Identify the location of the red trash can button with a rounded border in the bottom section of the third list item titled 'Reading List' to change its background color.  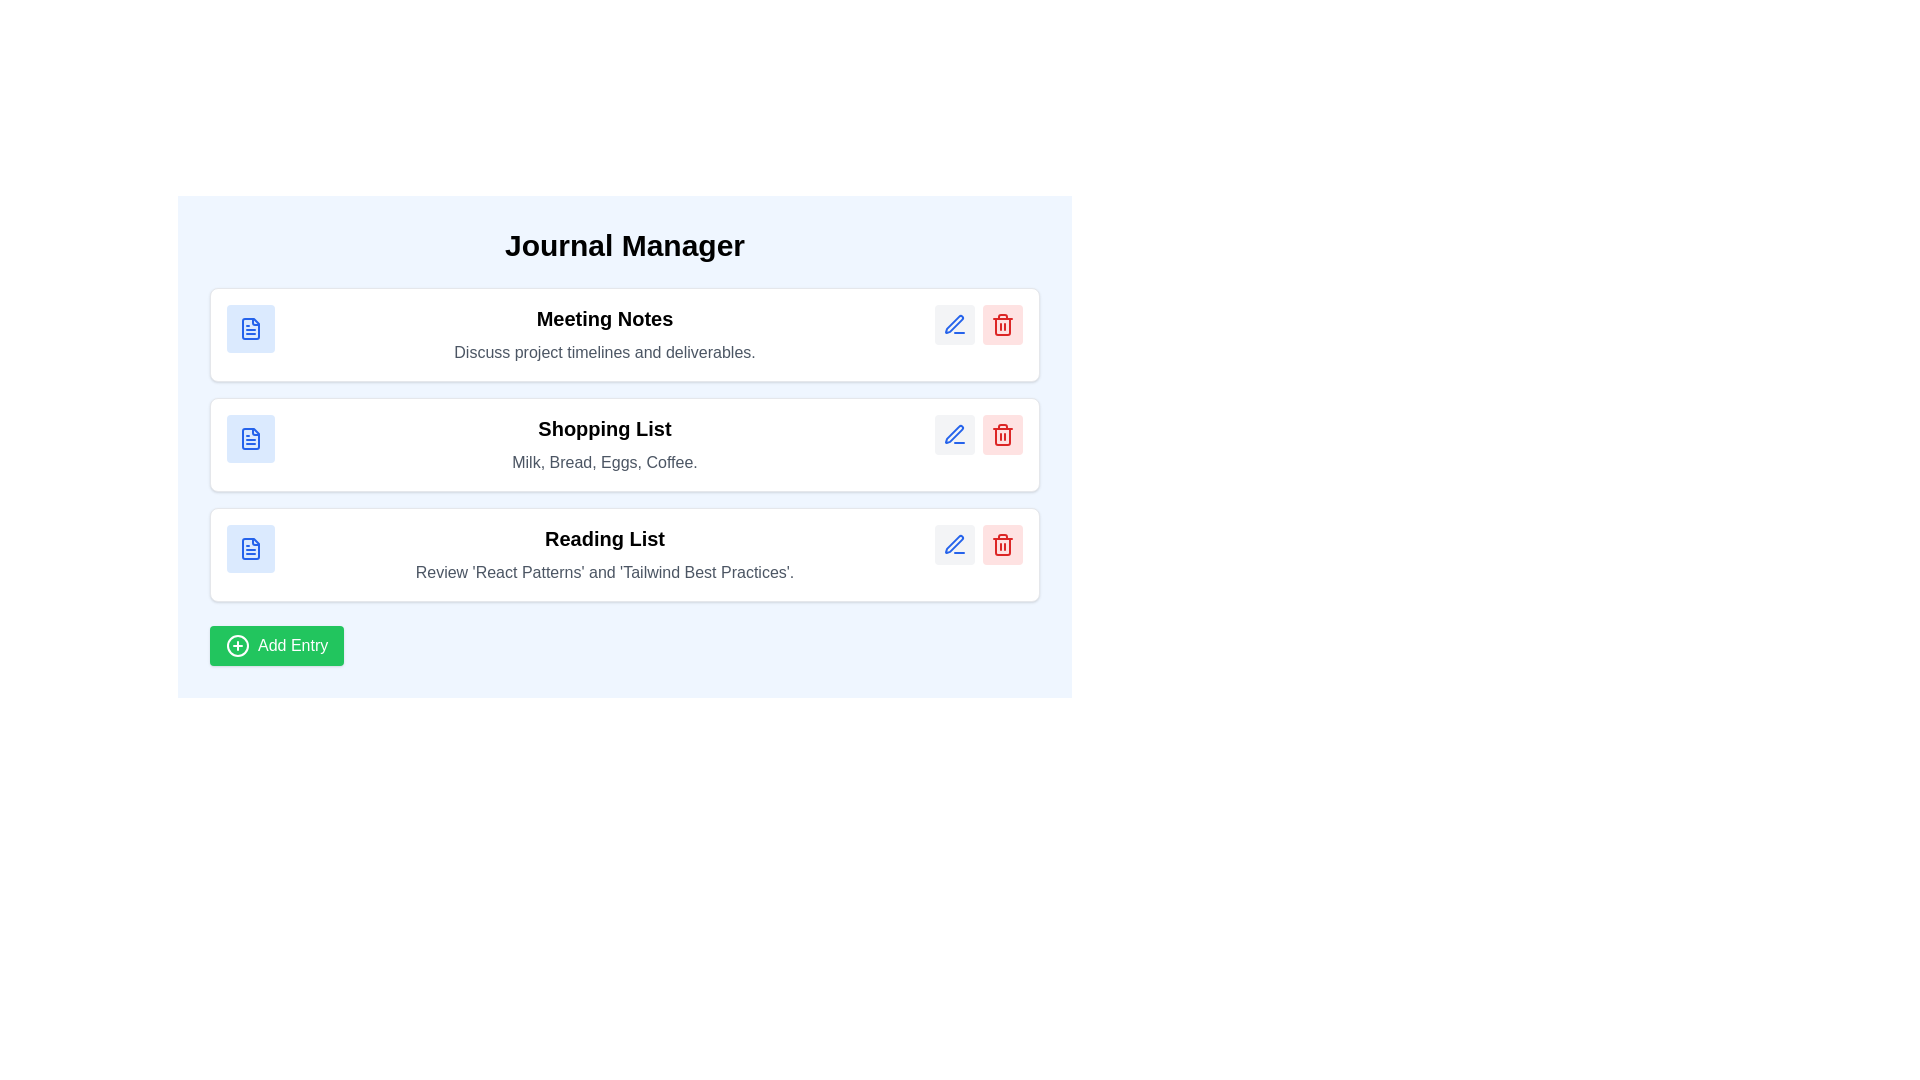
(1003, 544).